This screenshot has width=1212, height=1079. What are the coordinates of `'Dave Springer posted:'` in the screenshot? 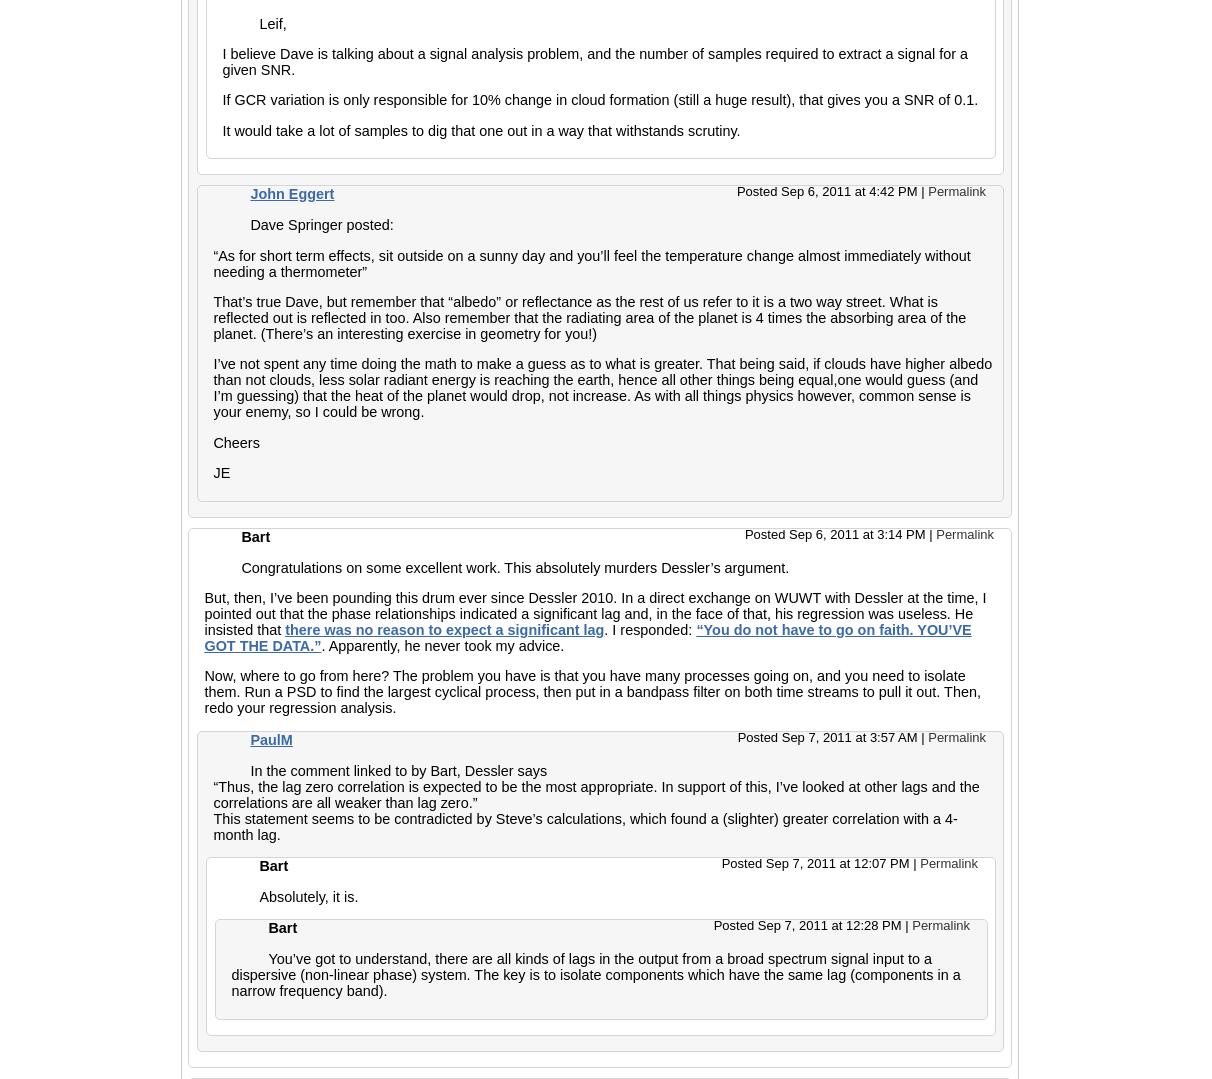 It's located at (320, 223).